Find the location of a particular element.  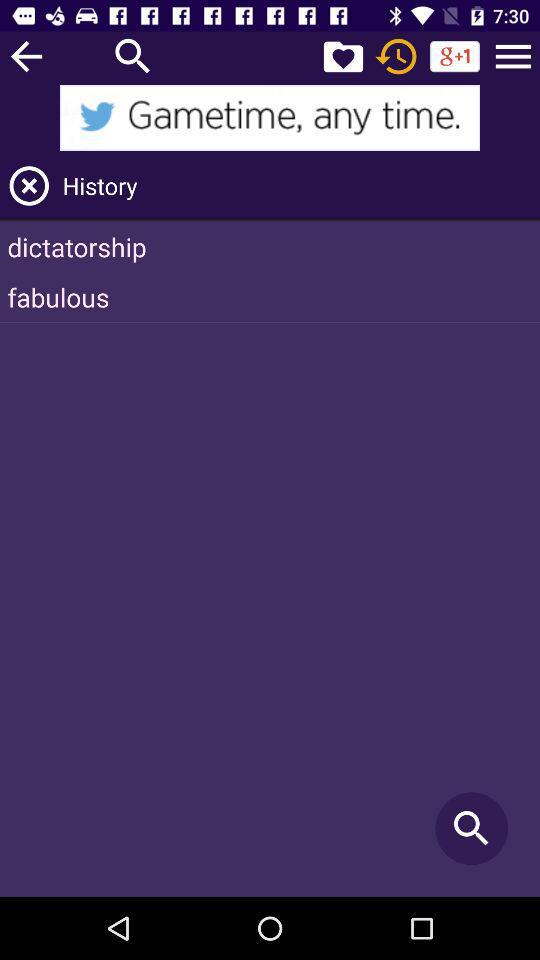

show more history is located at coordinates (513, 55).